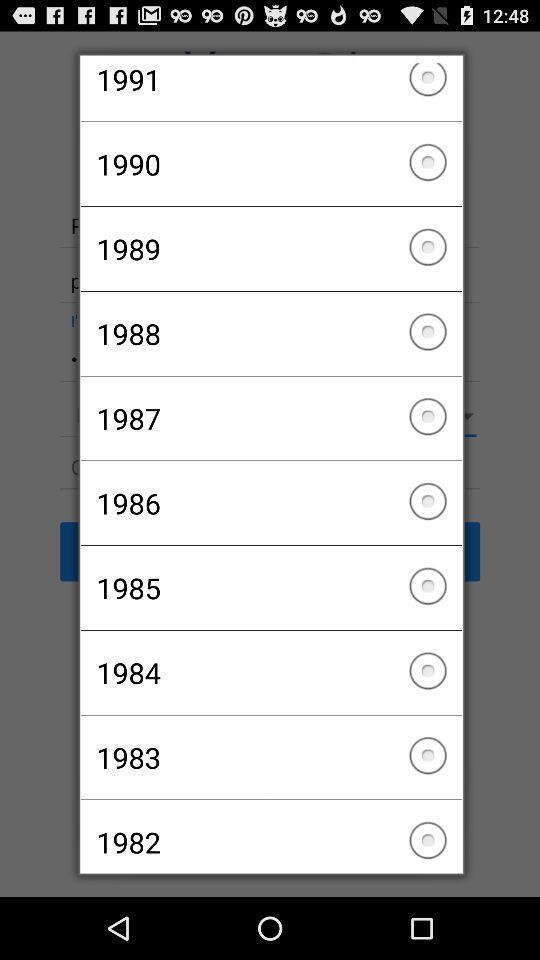 This screenshot has height=960, width=540. Describe the element at coordinates (270, 756) in the screenshot. I see `1983 icon` at that location.